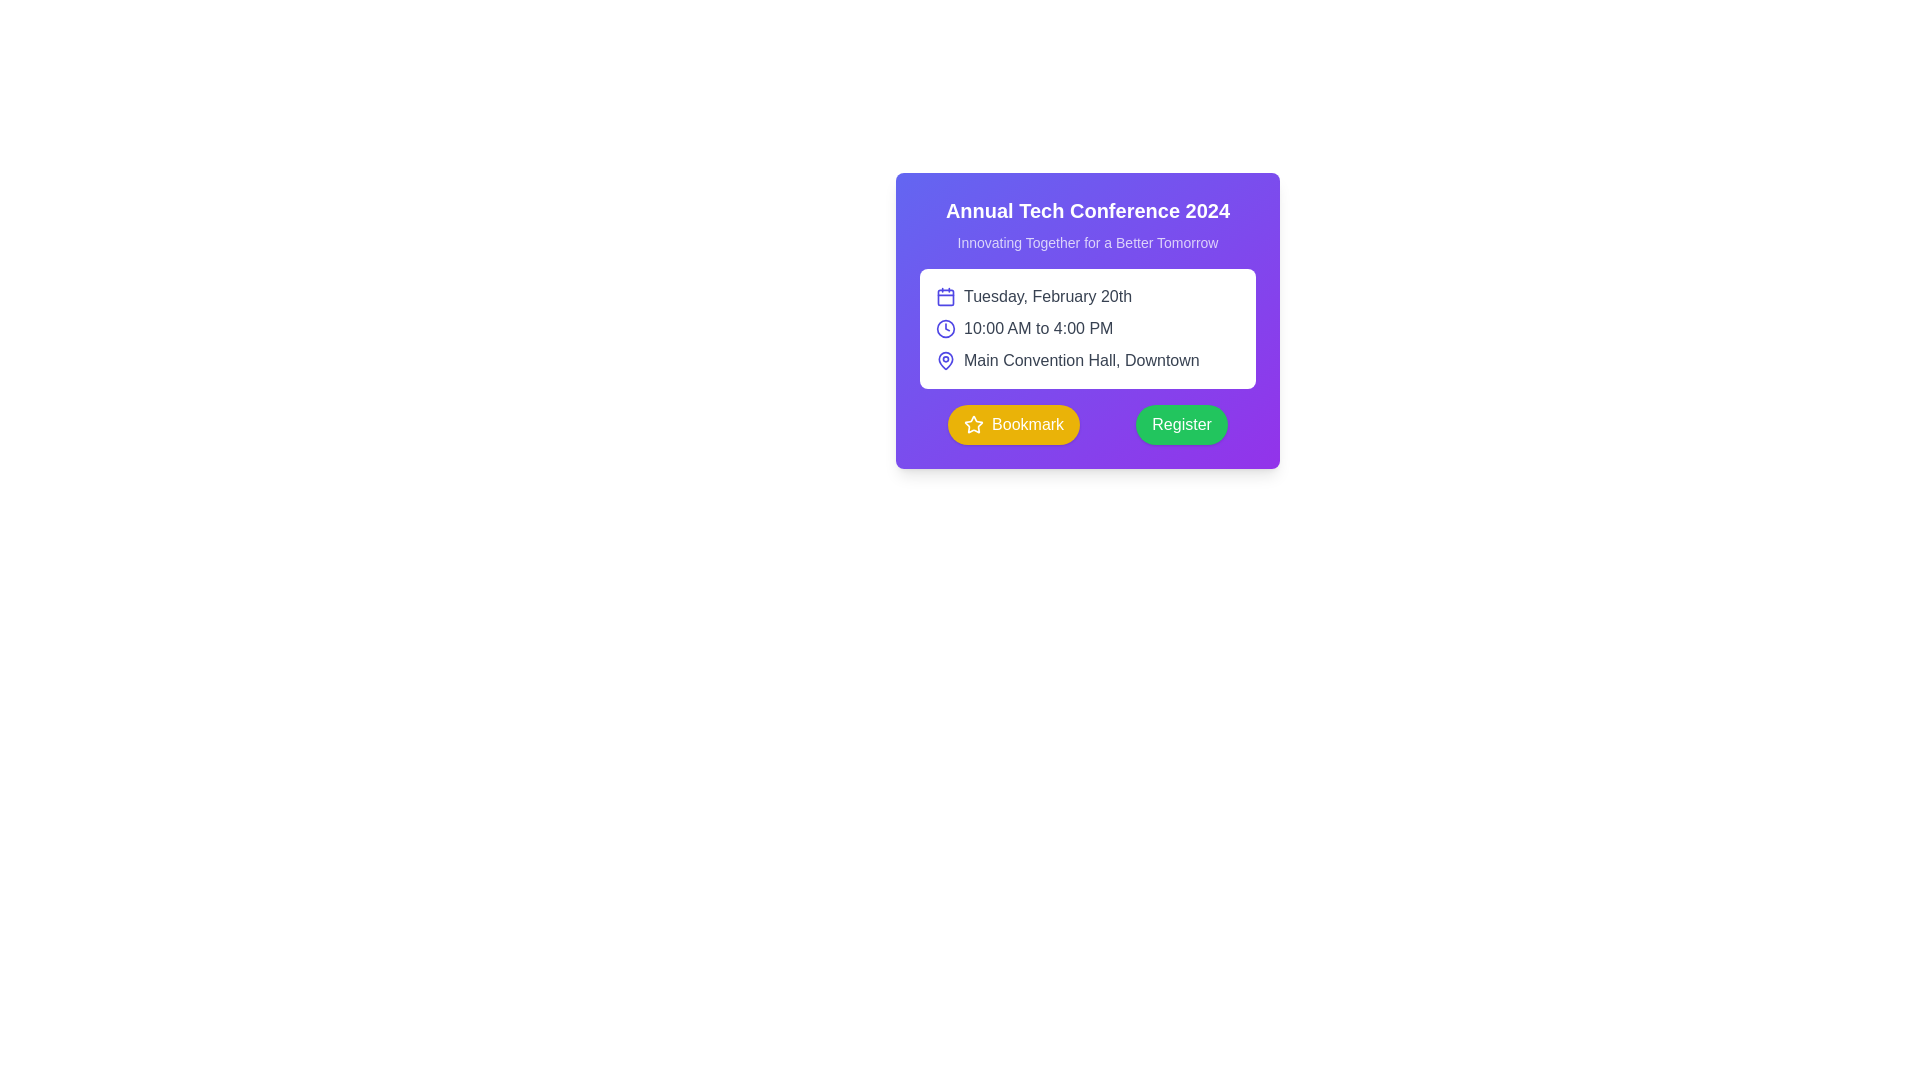 The height and width of the screenshot is (1080, 1920). Describe the element at coordinates (1087, 297) in the screenshot. I see `the text 'Tuesday, February 20th'` at that location.